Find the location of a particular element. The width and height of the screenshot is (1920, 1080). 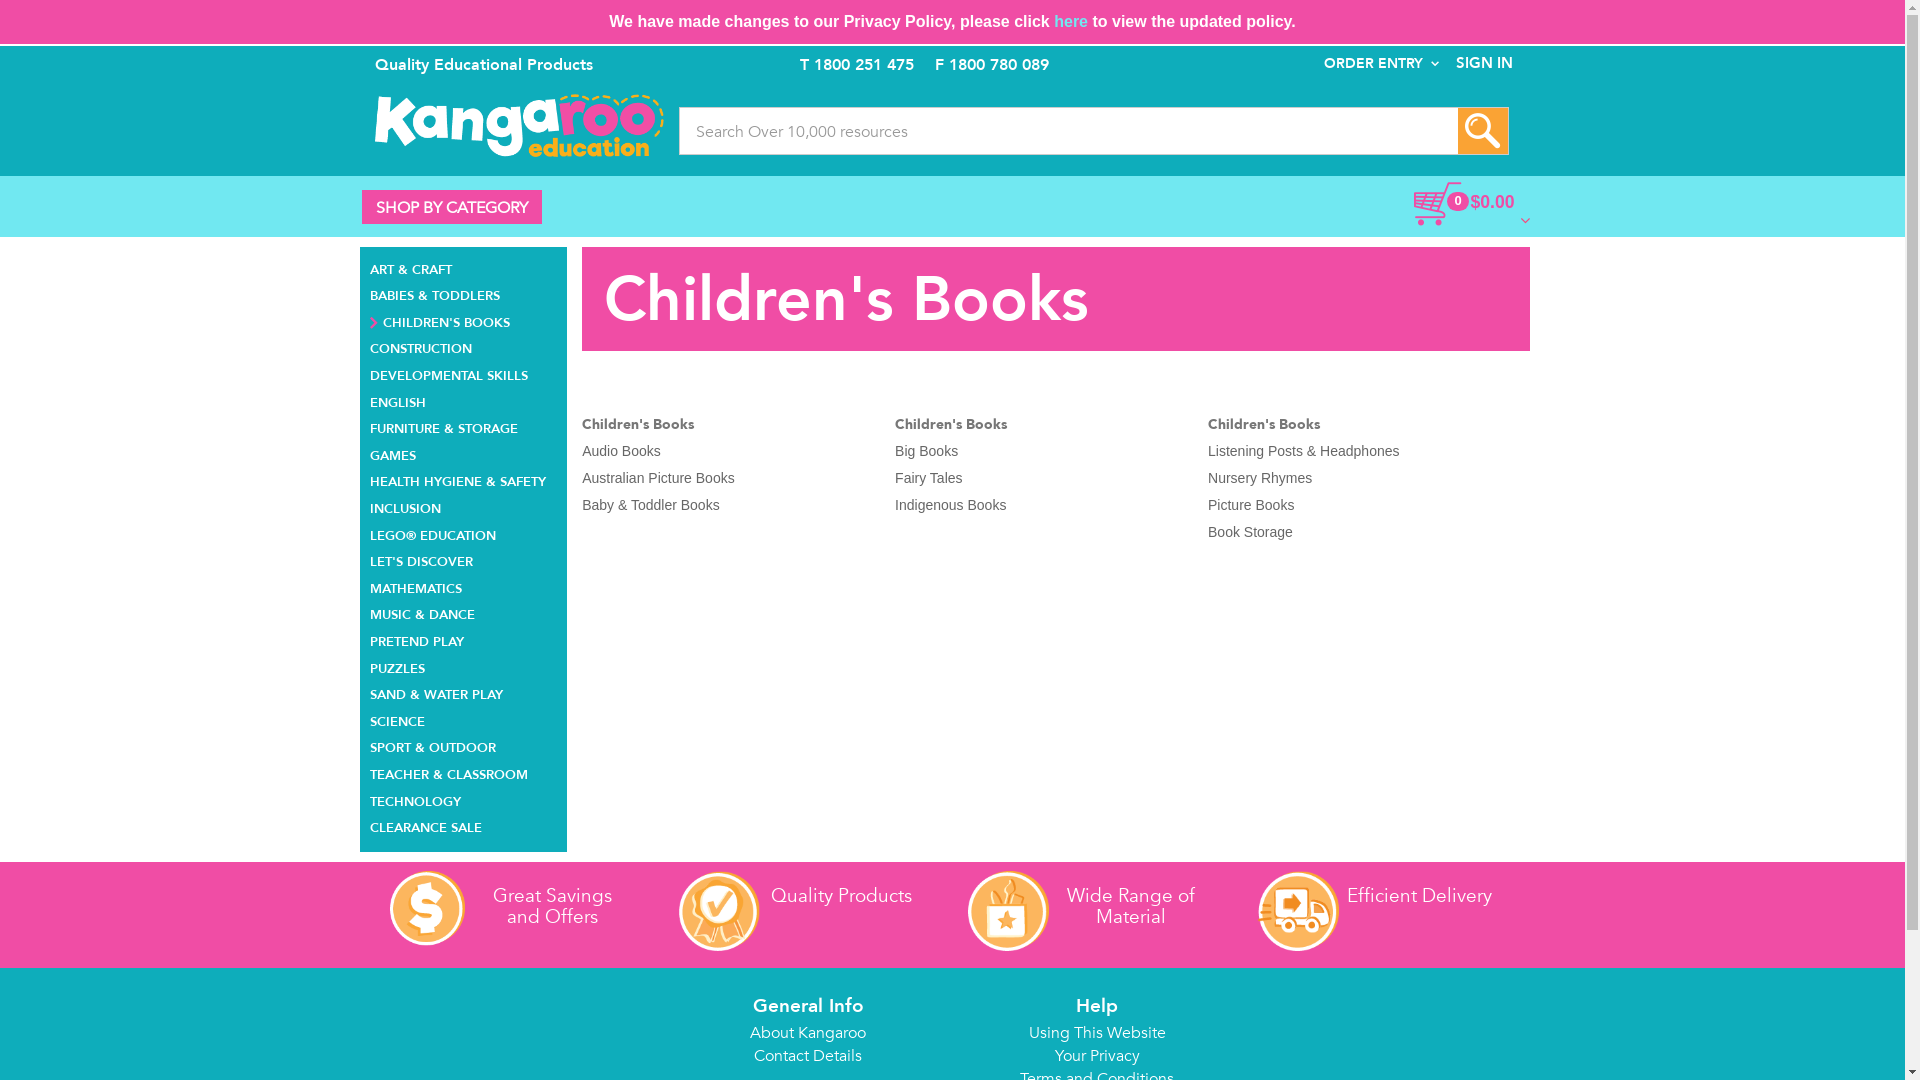

'GAMES' is located at coordinates (393, 453).